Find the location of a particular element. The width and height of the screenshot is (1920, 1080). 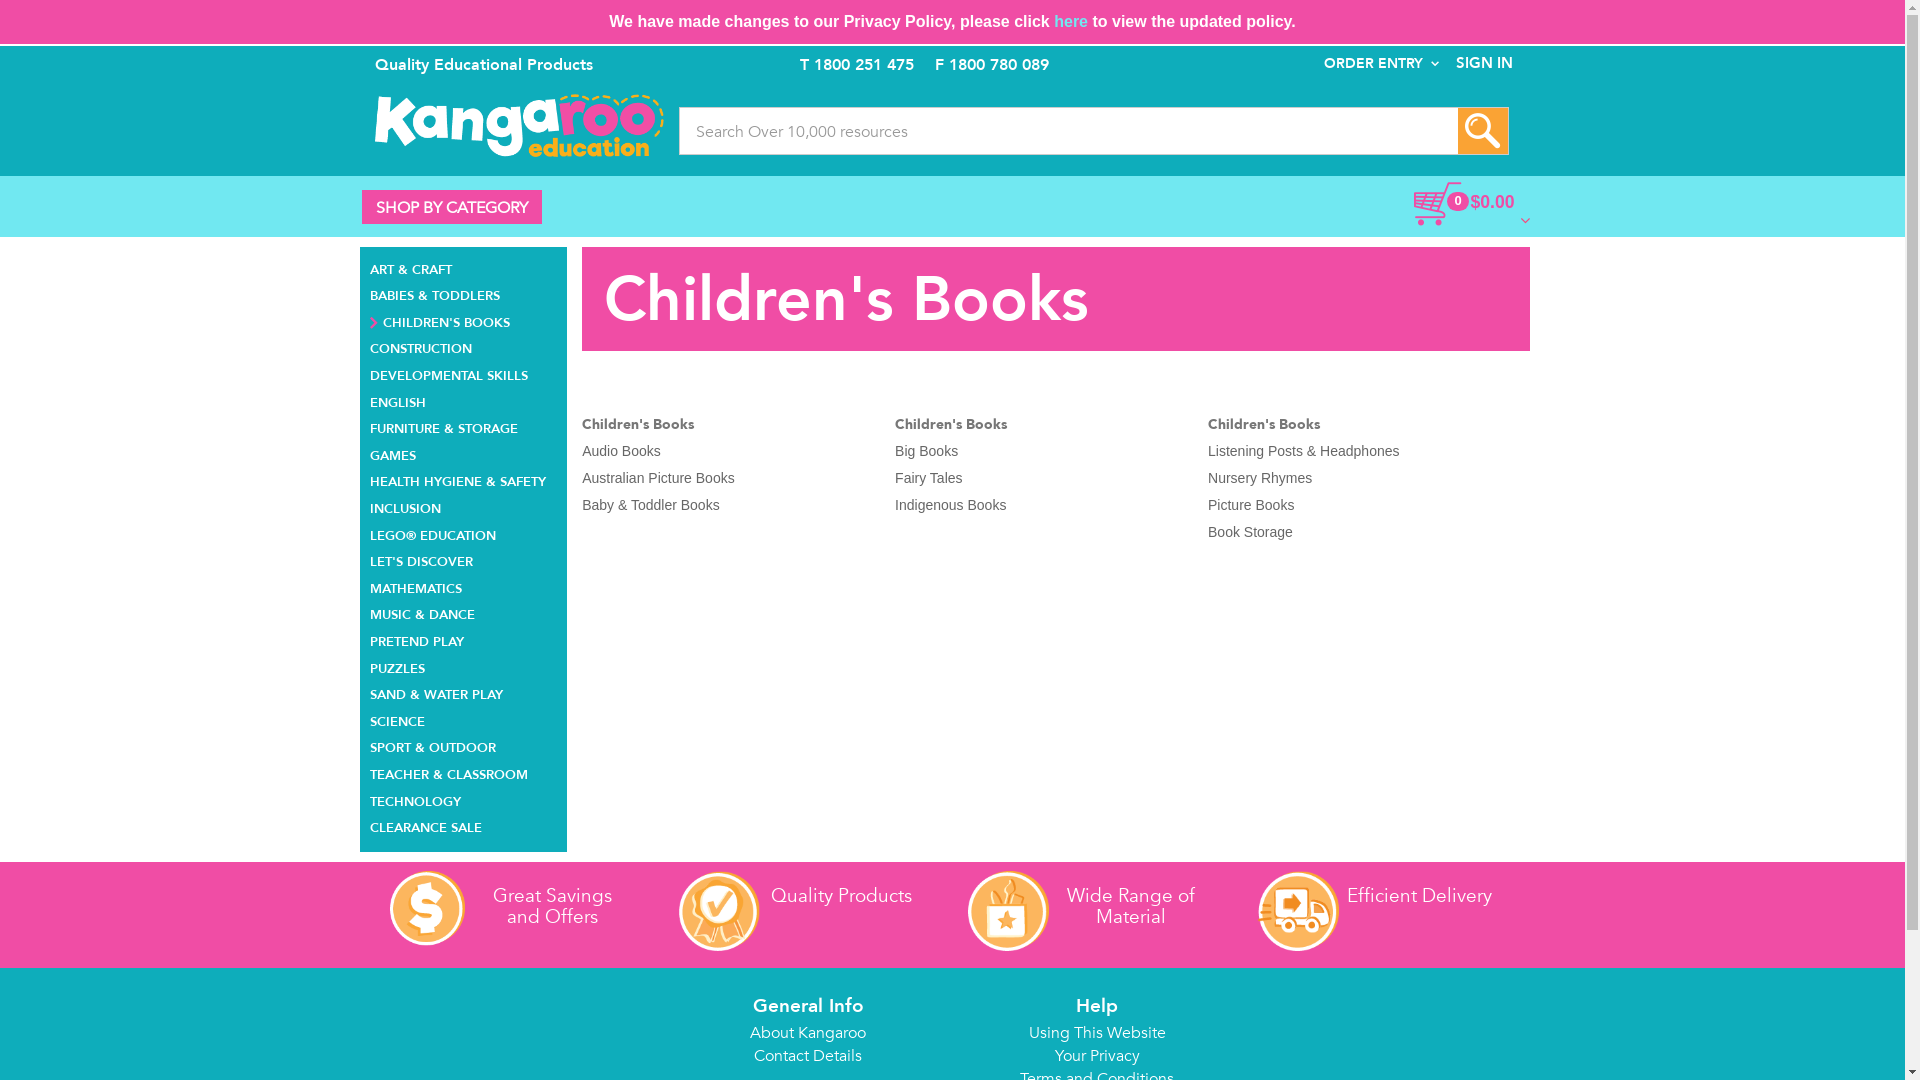

'GAMES' is located at coordinates (393, 453).